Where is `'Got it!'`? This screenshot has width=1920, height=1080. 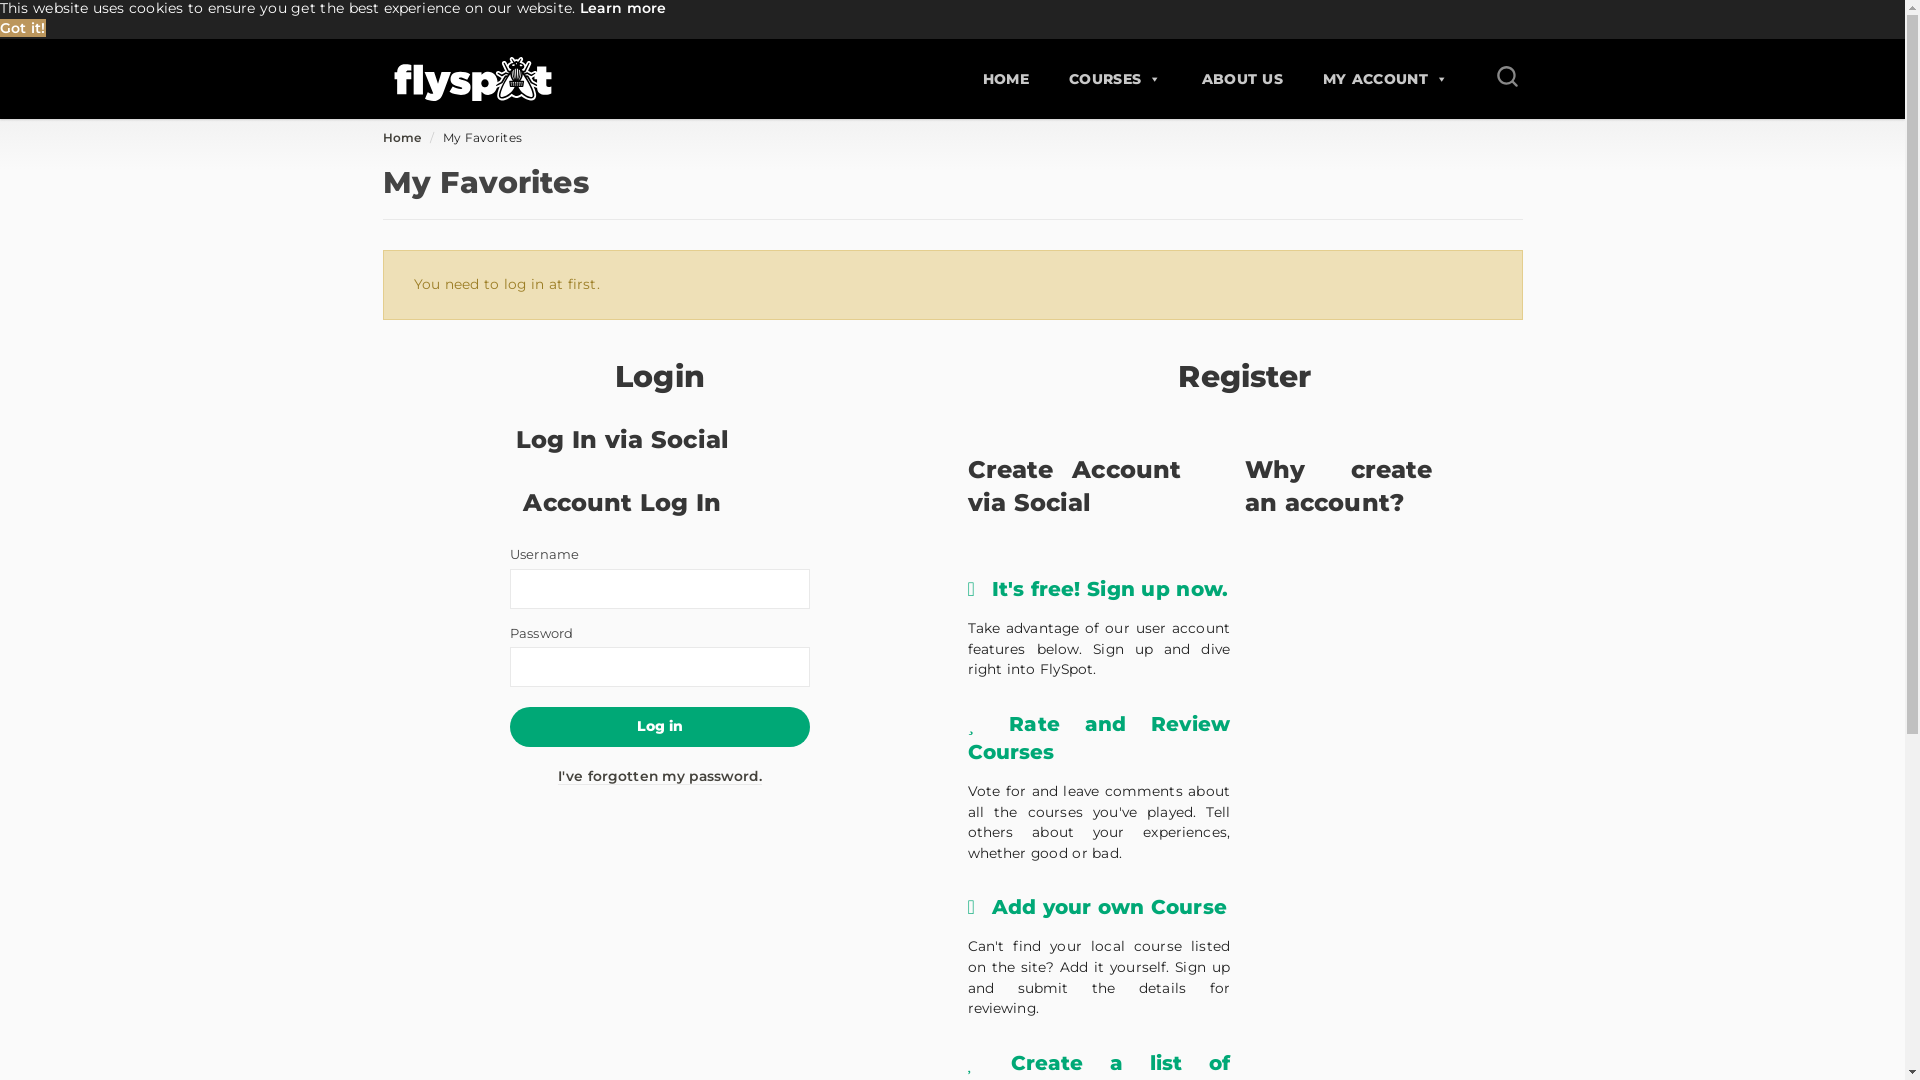
'Got it!' is located at coordinates (23, 27).